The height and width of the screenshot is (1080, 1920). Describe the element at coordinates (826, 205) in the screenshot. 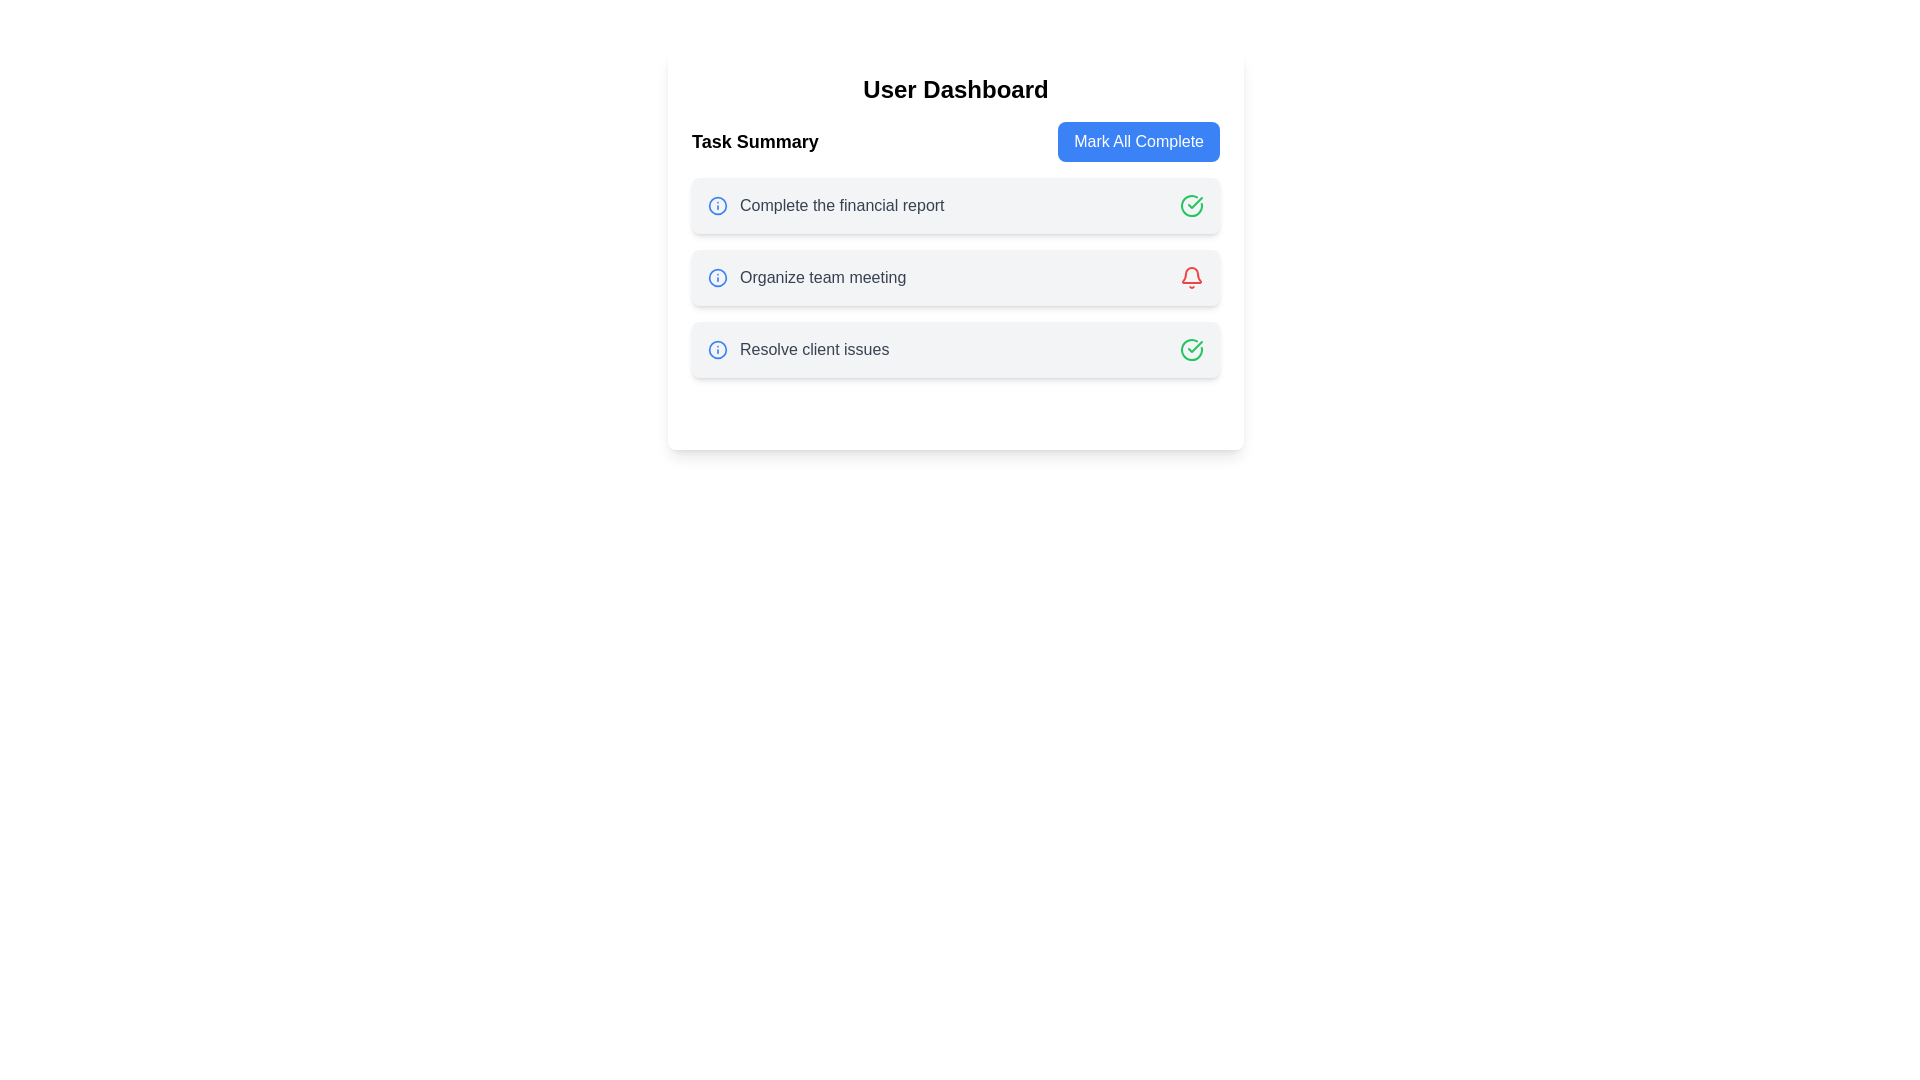

I see `text content of the first task item in the 'Task Summary' section, which is accompanied by a blue information icon on the left and a green checkmark icon on the right` at that location.